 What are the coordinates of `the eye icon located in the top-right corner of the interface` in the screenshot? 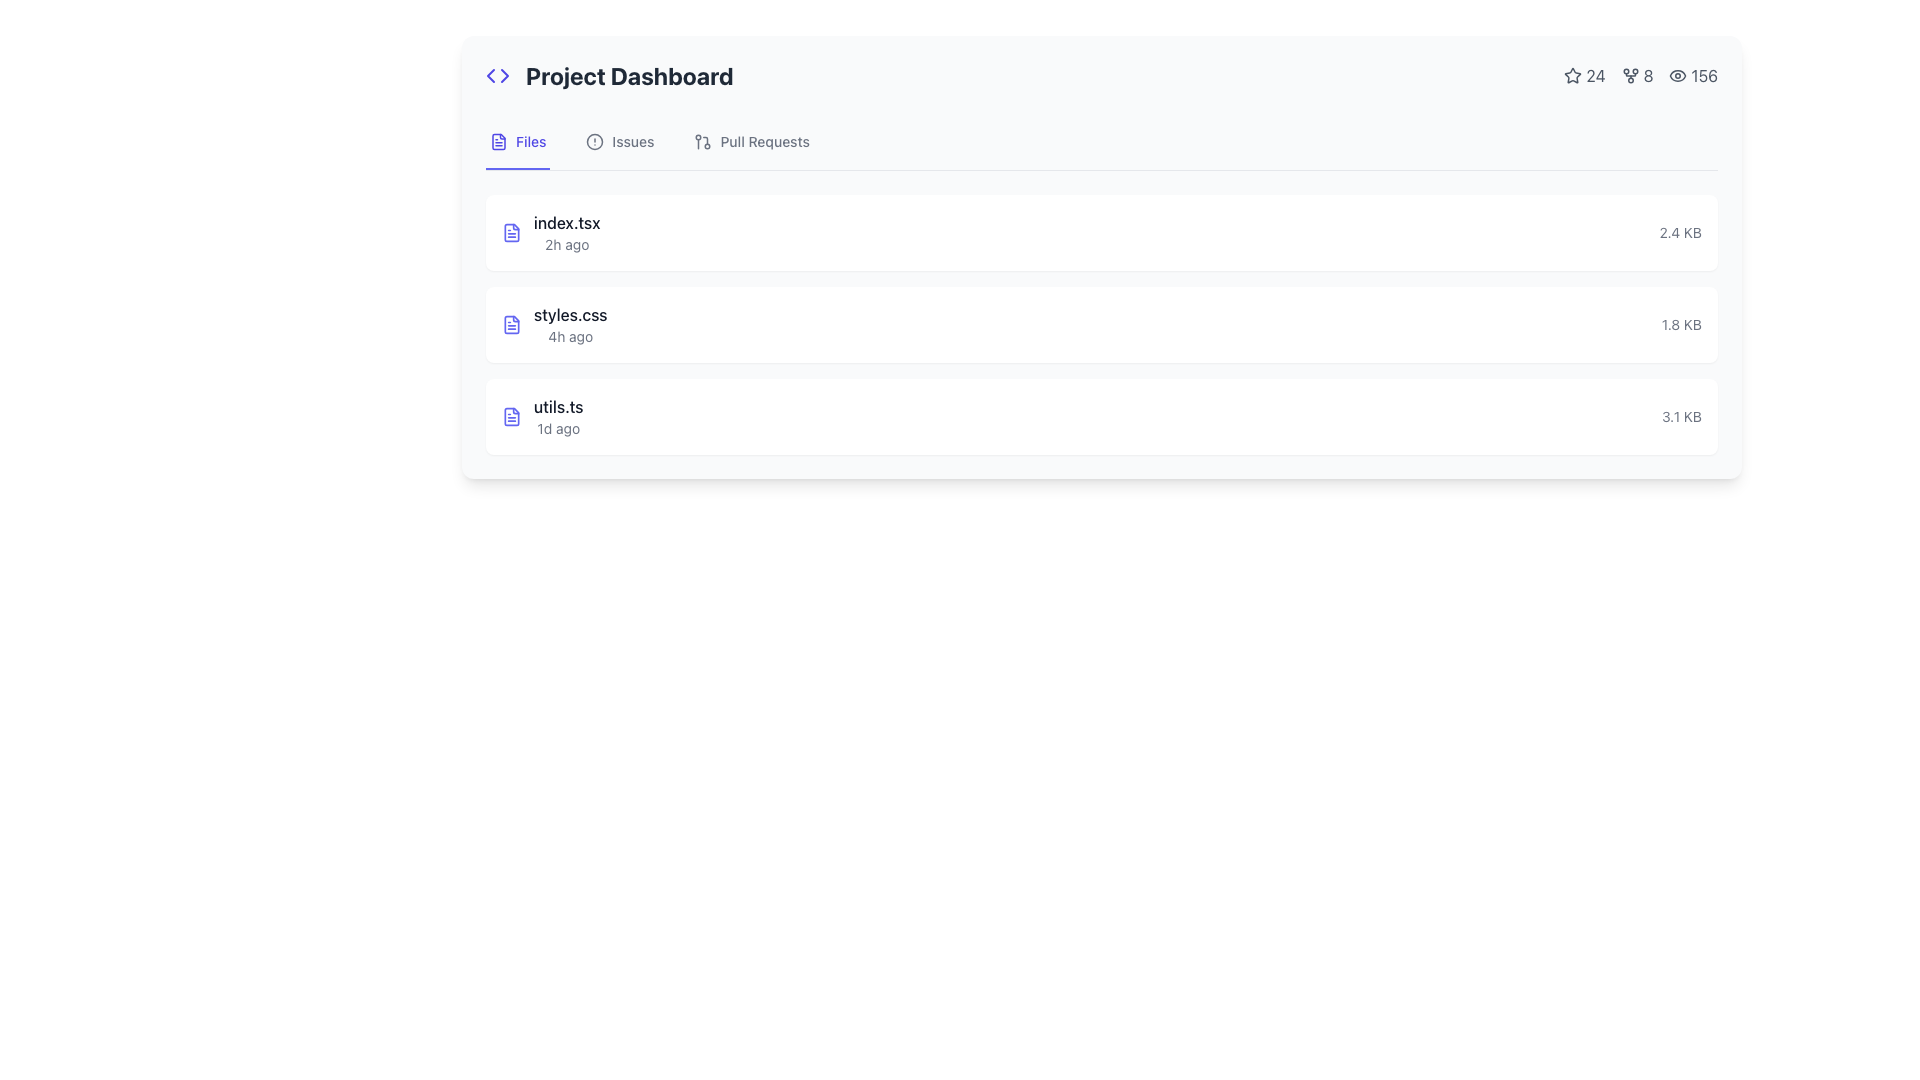 It's located at (1678, 75).